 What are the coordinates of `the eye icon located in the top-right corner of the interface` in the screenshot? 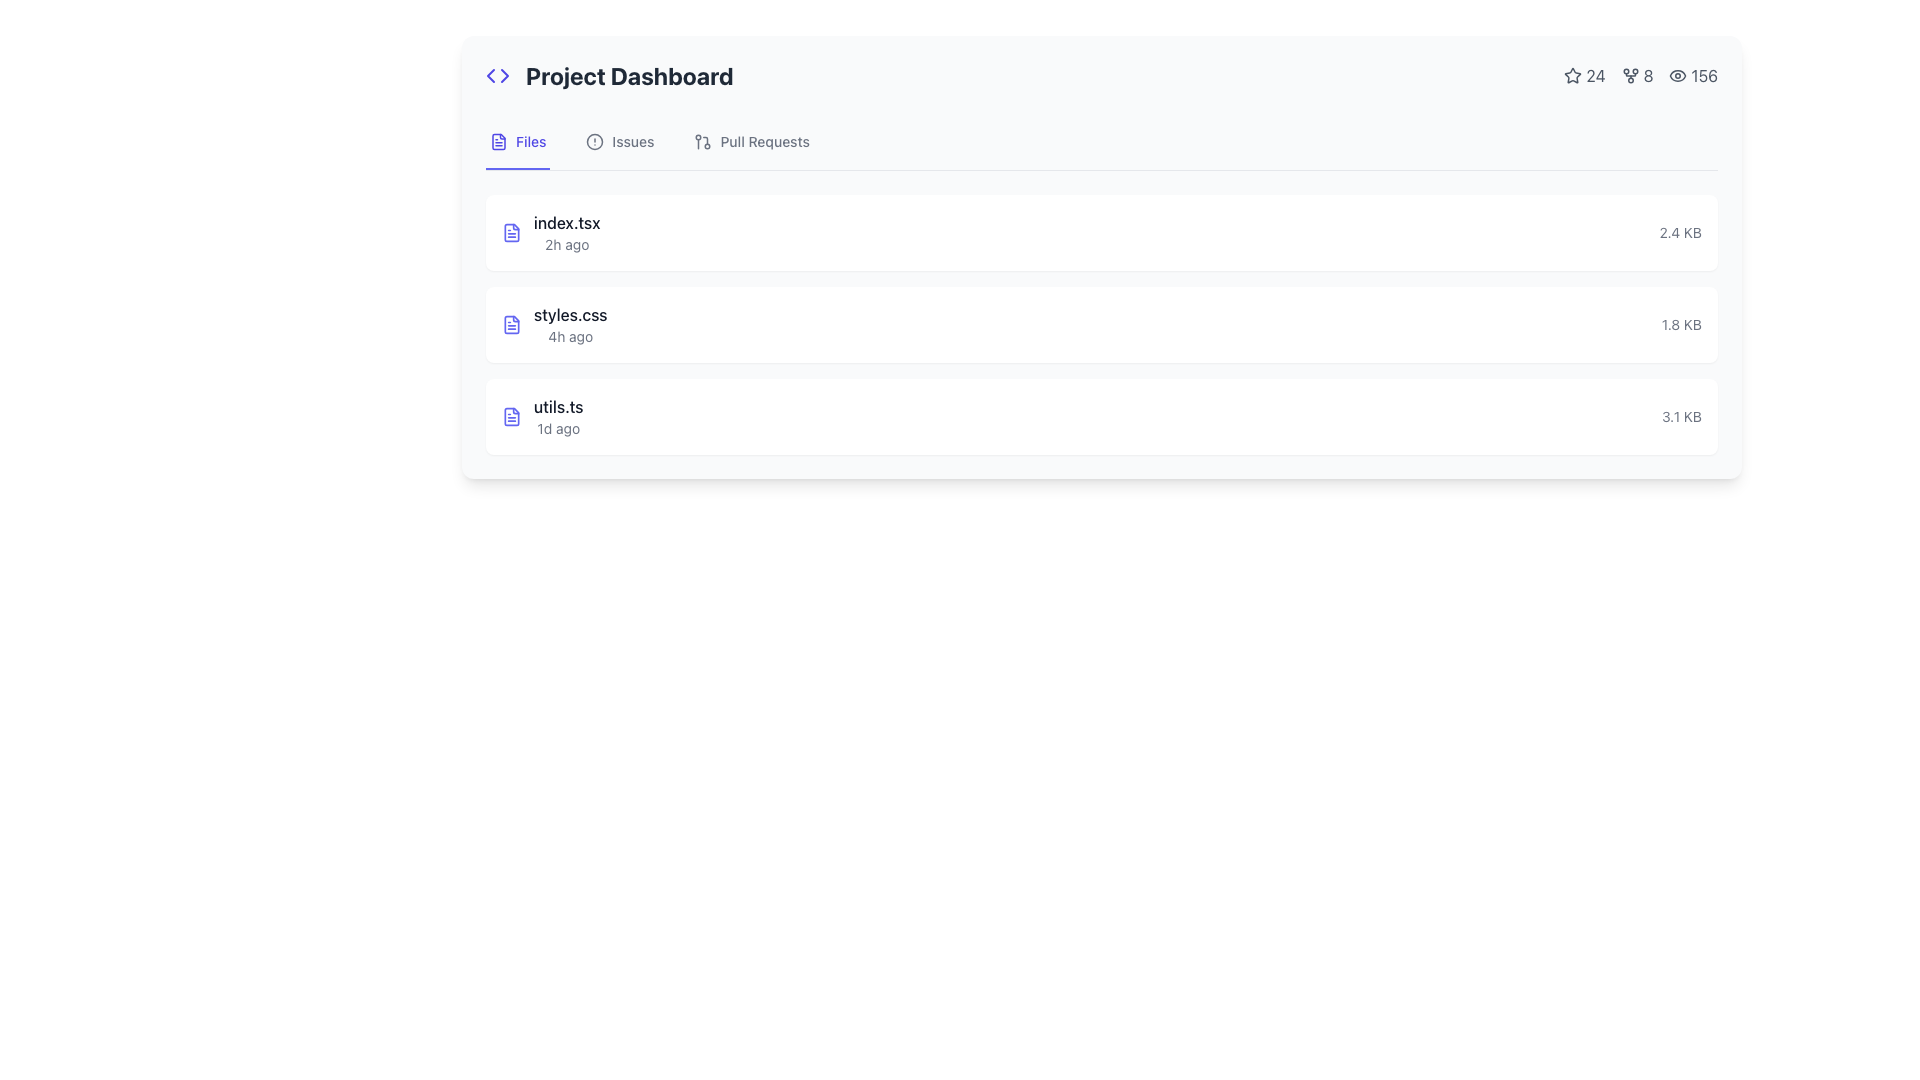 It's located at (1678, 75).